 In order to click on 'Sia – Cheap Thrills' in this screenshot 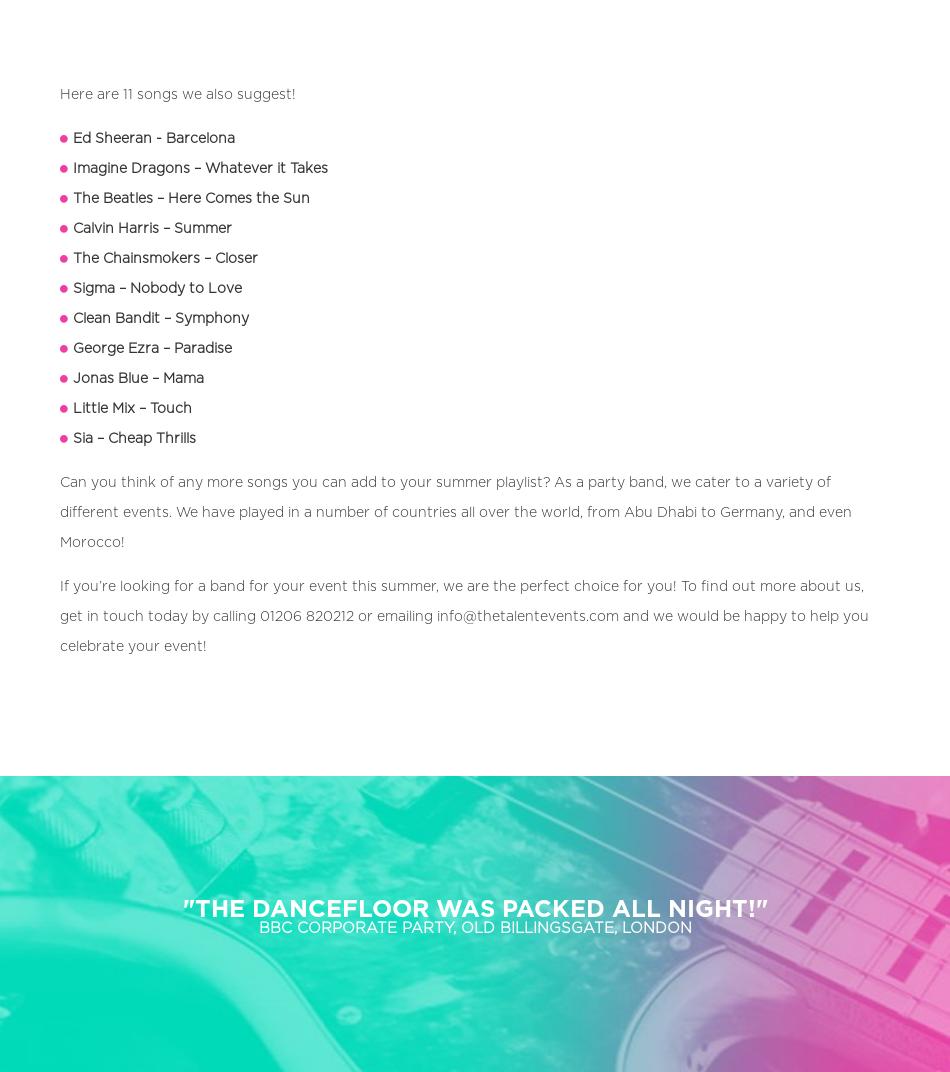, I will do `click(134, 437)`.